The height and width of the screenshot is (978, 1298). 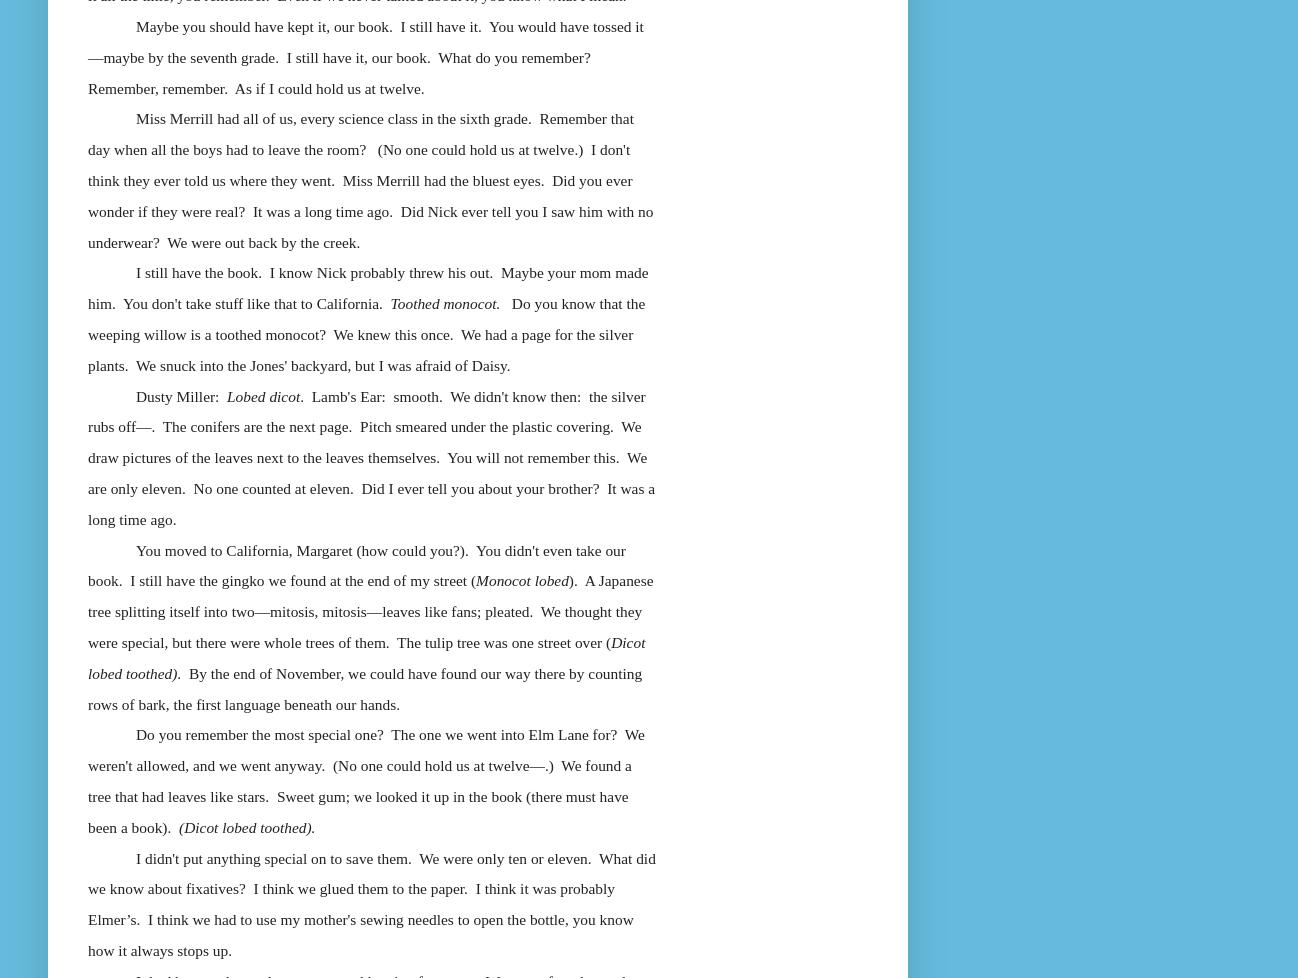 What do you see at coordinates (370, 611) in the screenshot?
I see `').  A Japanese
tree splitting itself into two—mitosis, mitosis—leaves like fans; pleated.  We thought they were special, but there were
whole trees of them.  The tulip tree was
one street over ('` at bounding box center [370, 611].